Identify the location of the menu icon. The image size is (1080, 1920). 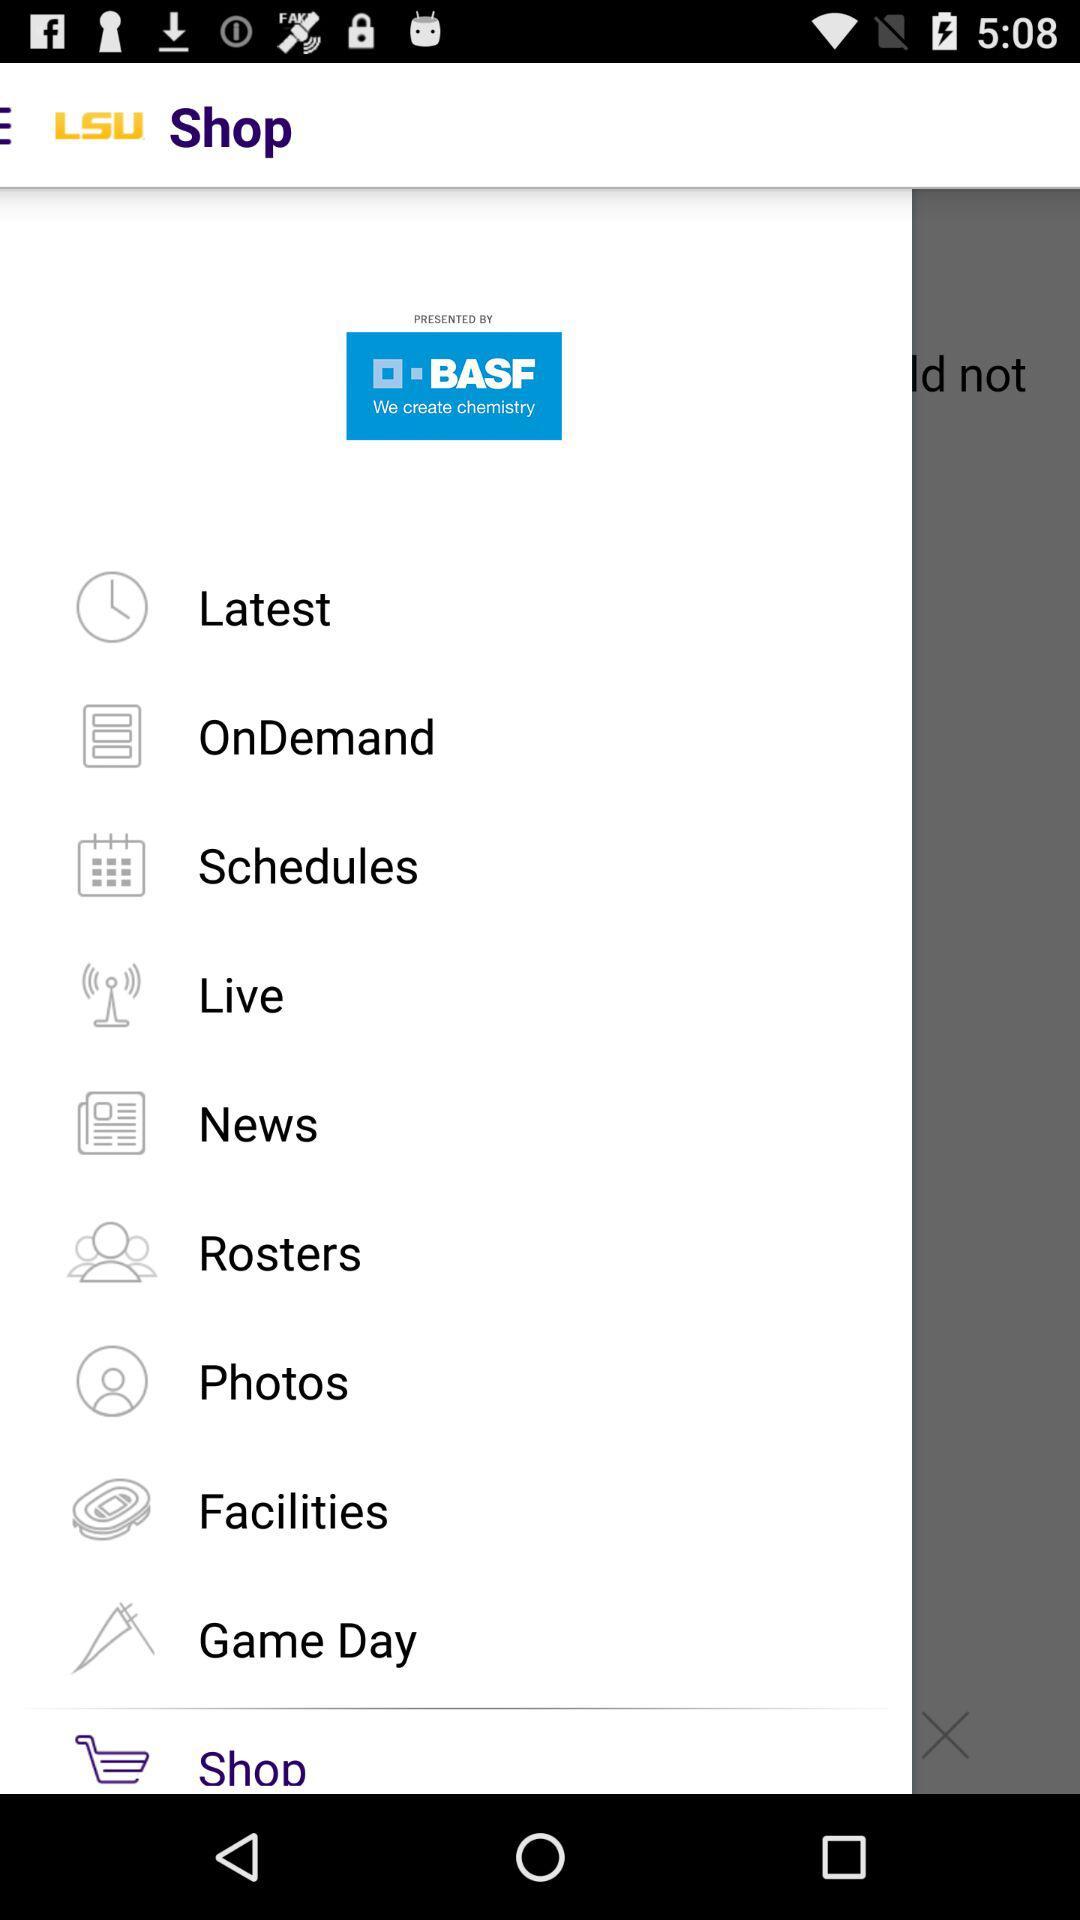
(135, 1855).